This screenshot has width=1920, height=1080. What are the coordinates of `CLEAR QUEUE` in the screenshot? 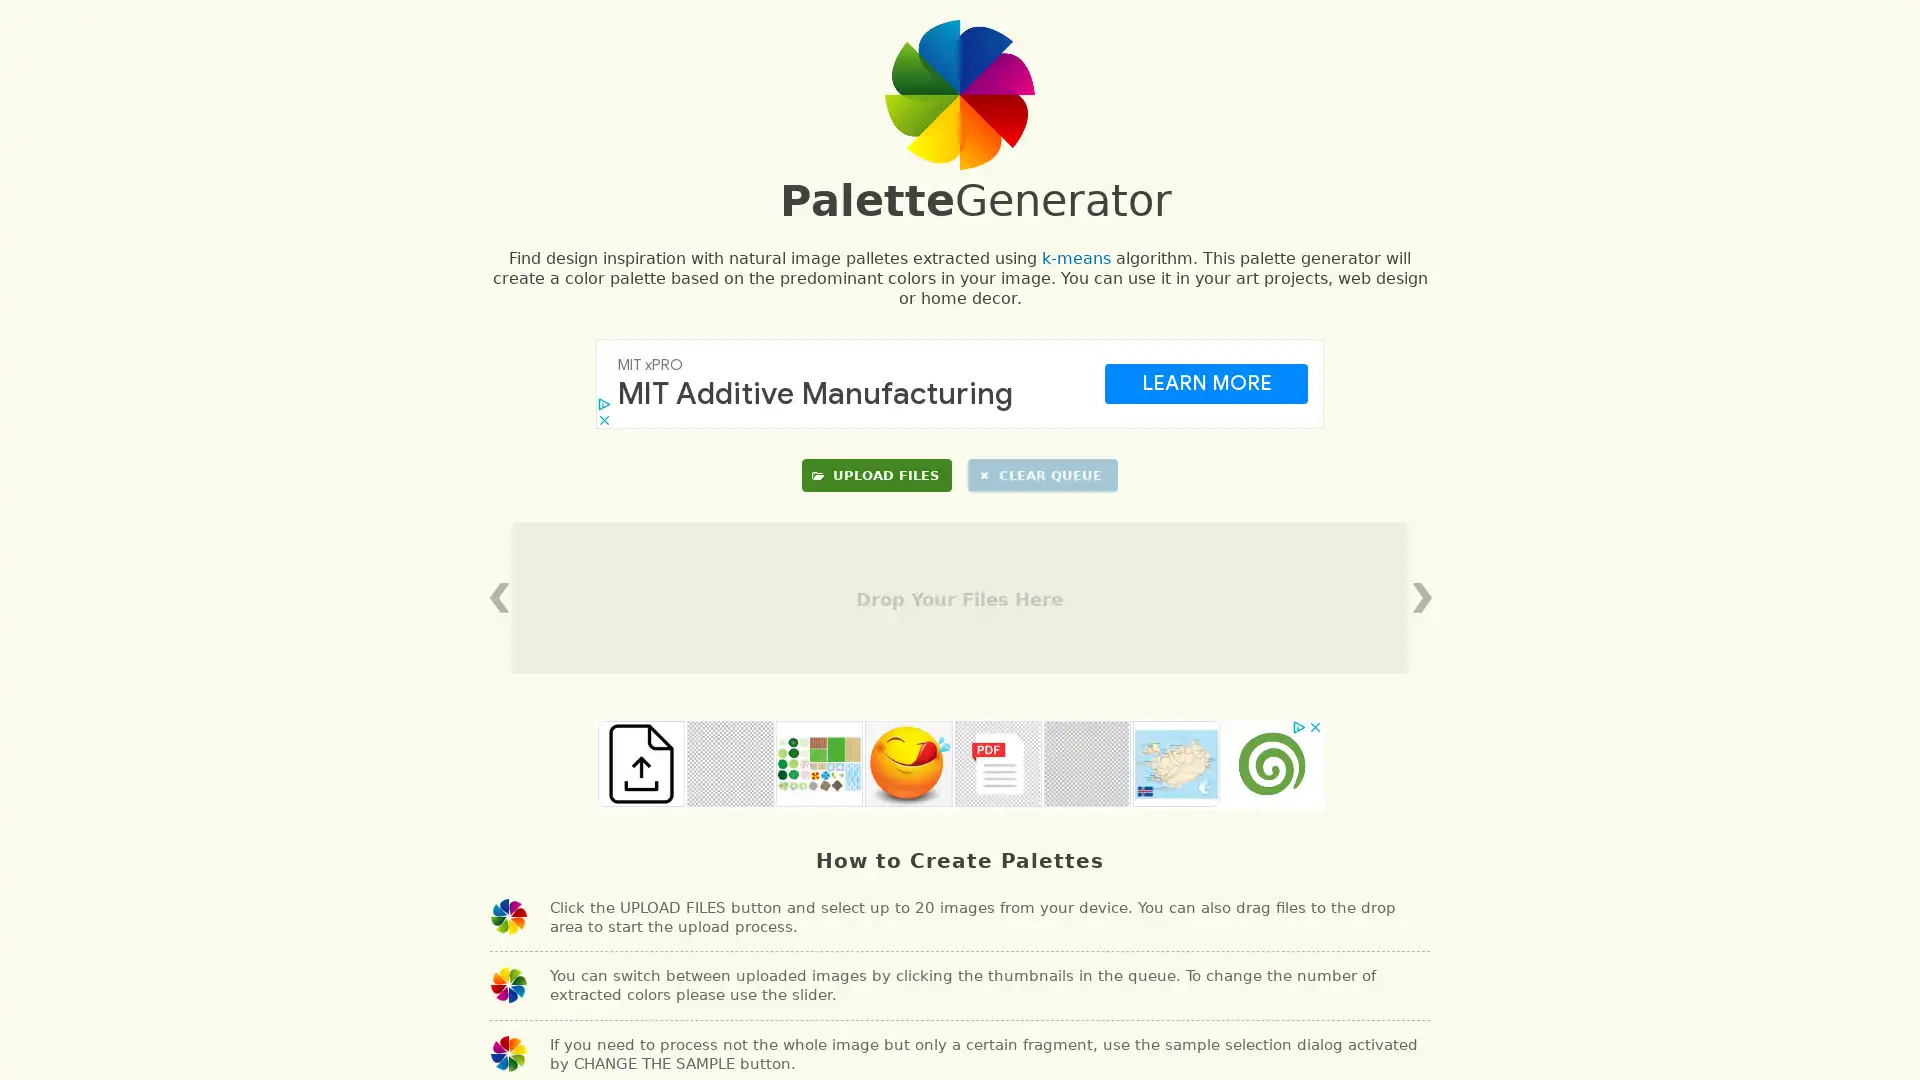 It's located at (1041, 474).